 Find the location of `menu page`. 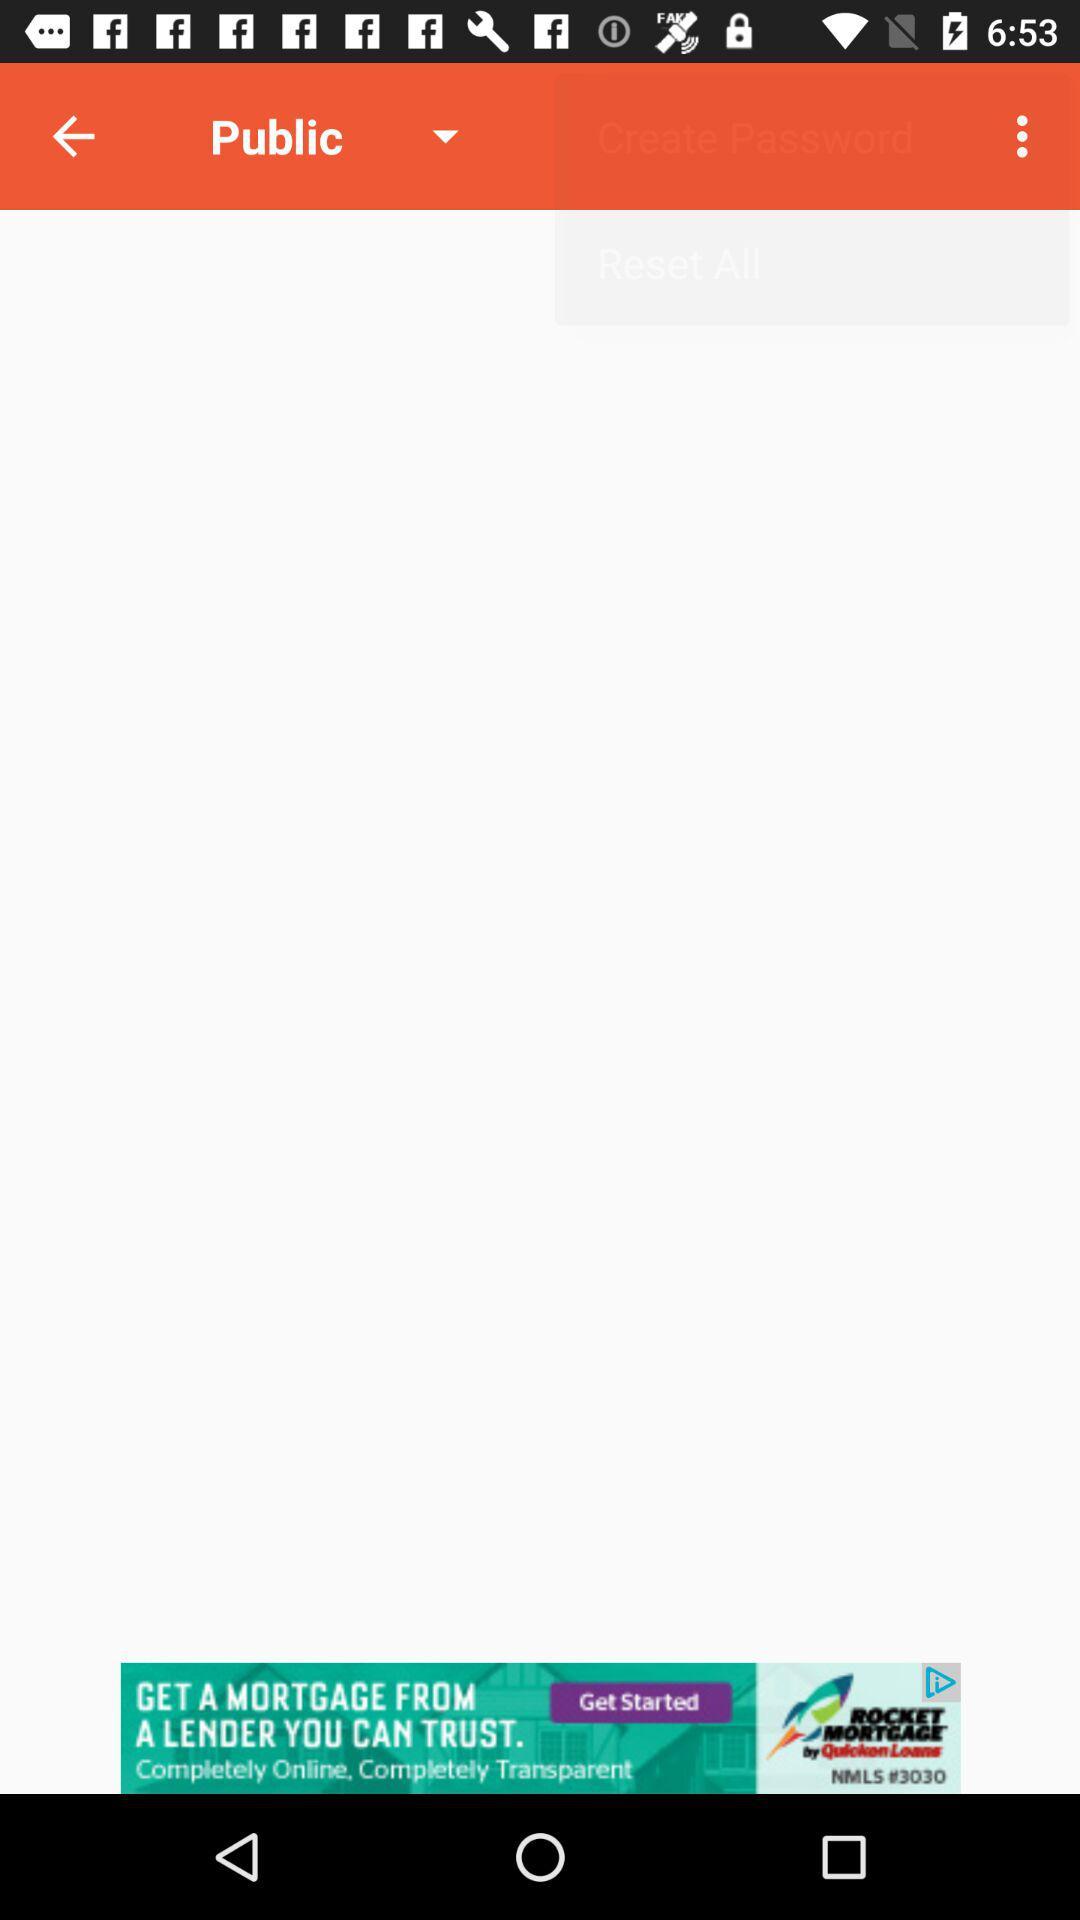

menu page is located at coordinates (540, 1727).